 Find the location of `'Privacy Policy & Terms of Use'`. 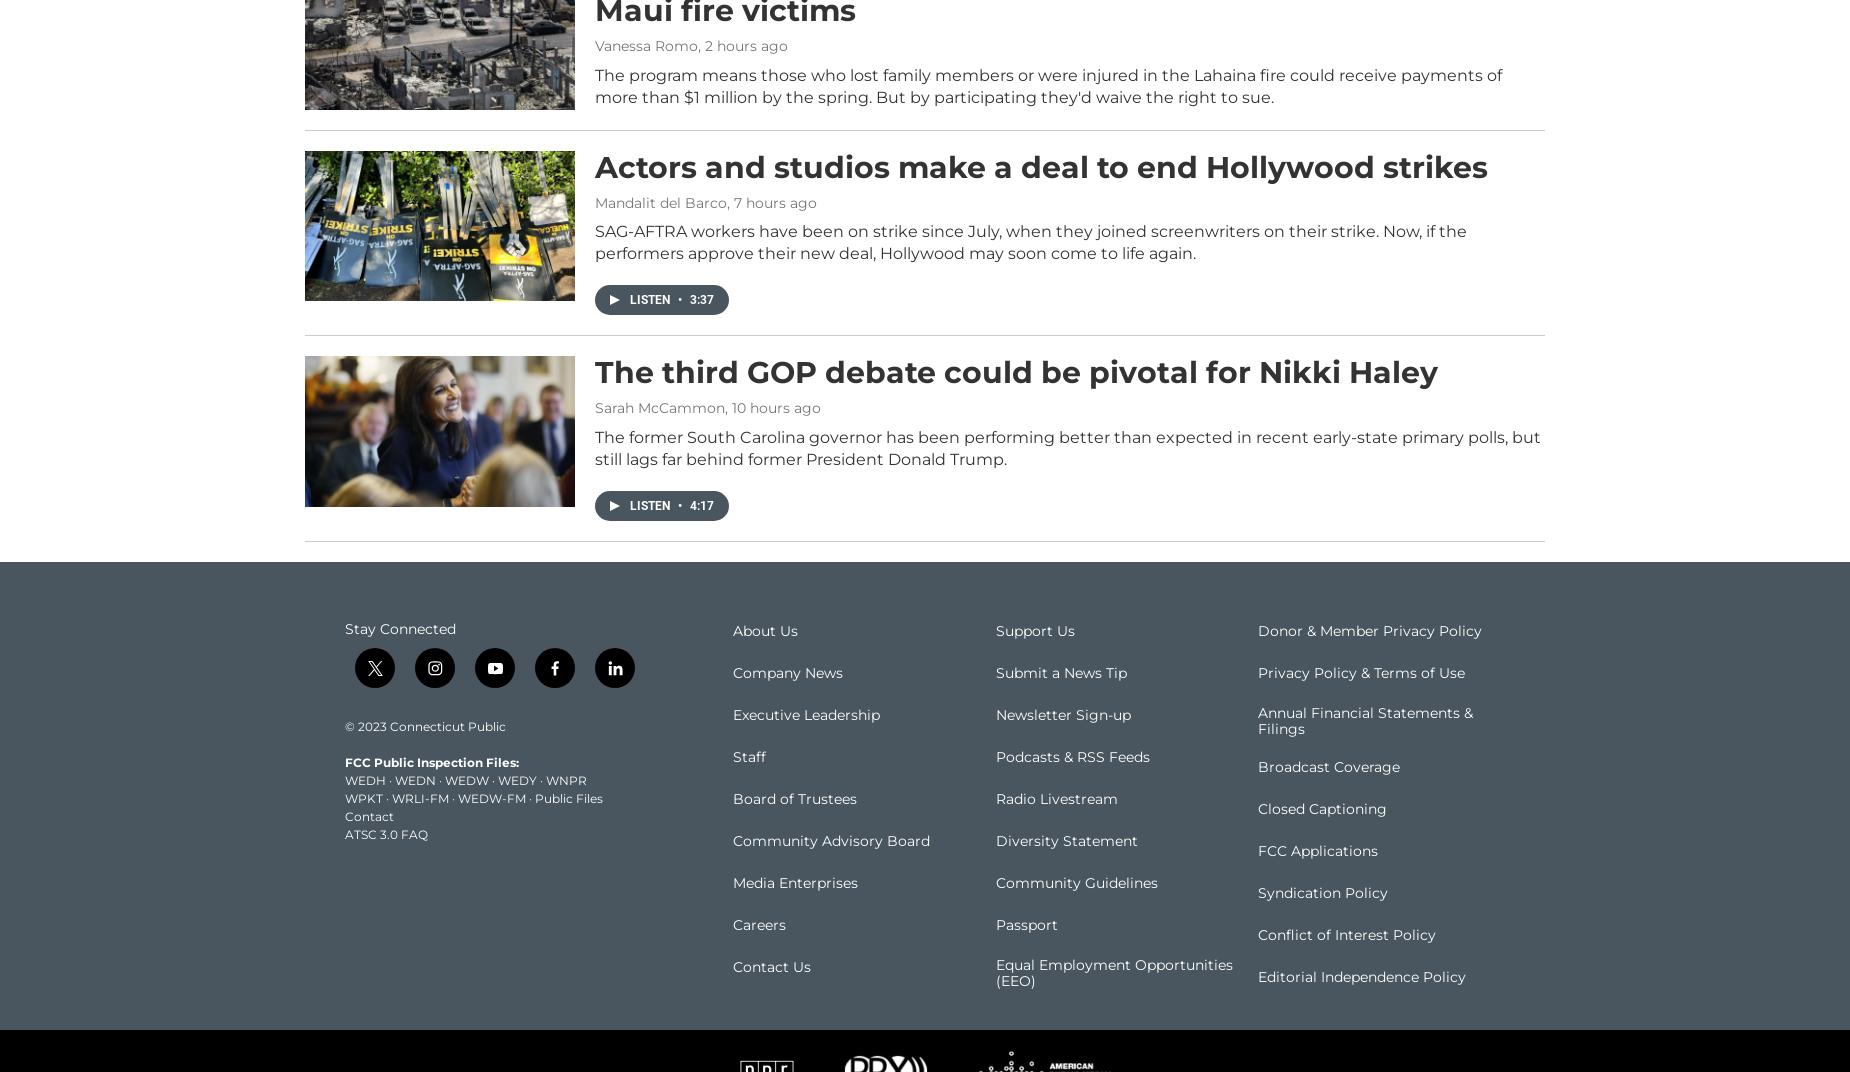

'Privacy Policy & Terms of Use' is located at coordinates (1360, 701).